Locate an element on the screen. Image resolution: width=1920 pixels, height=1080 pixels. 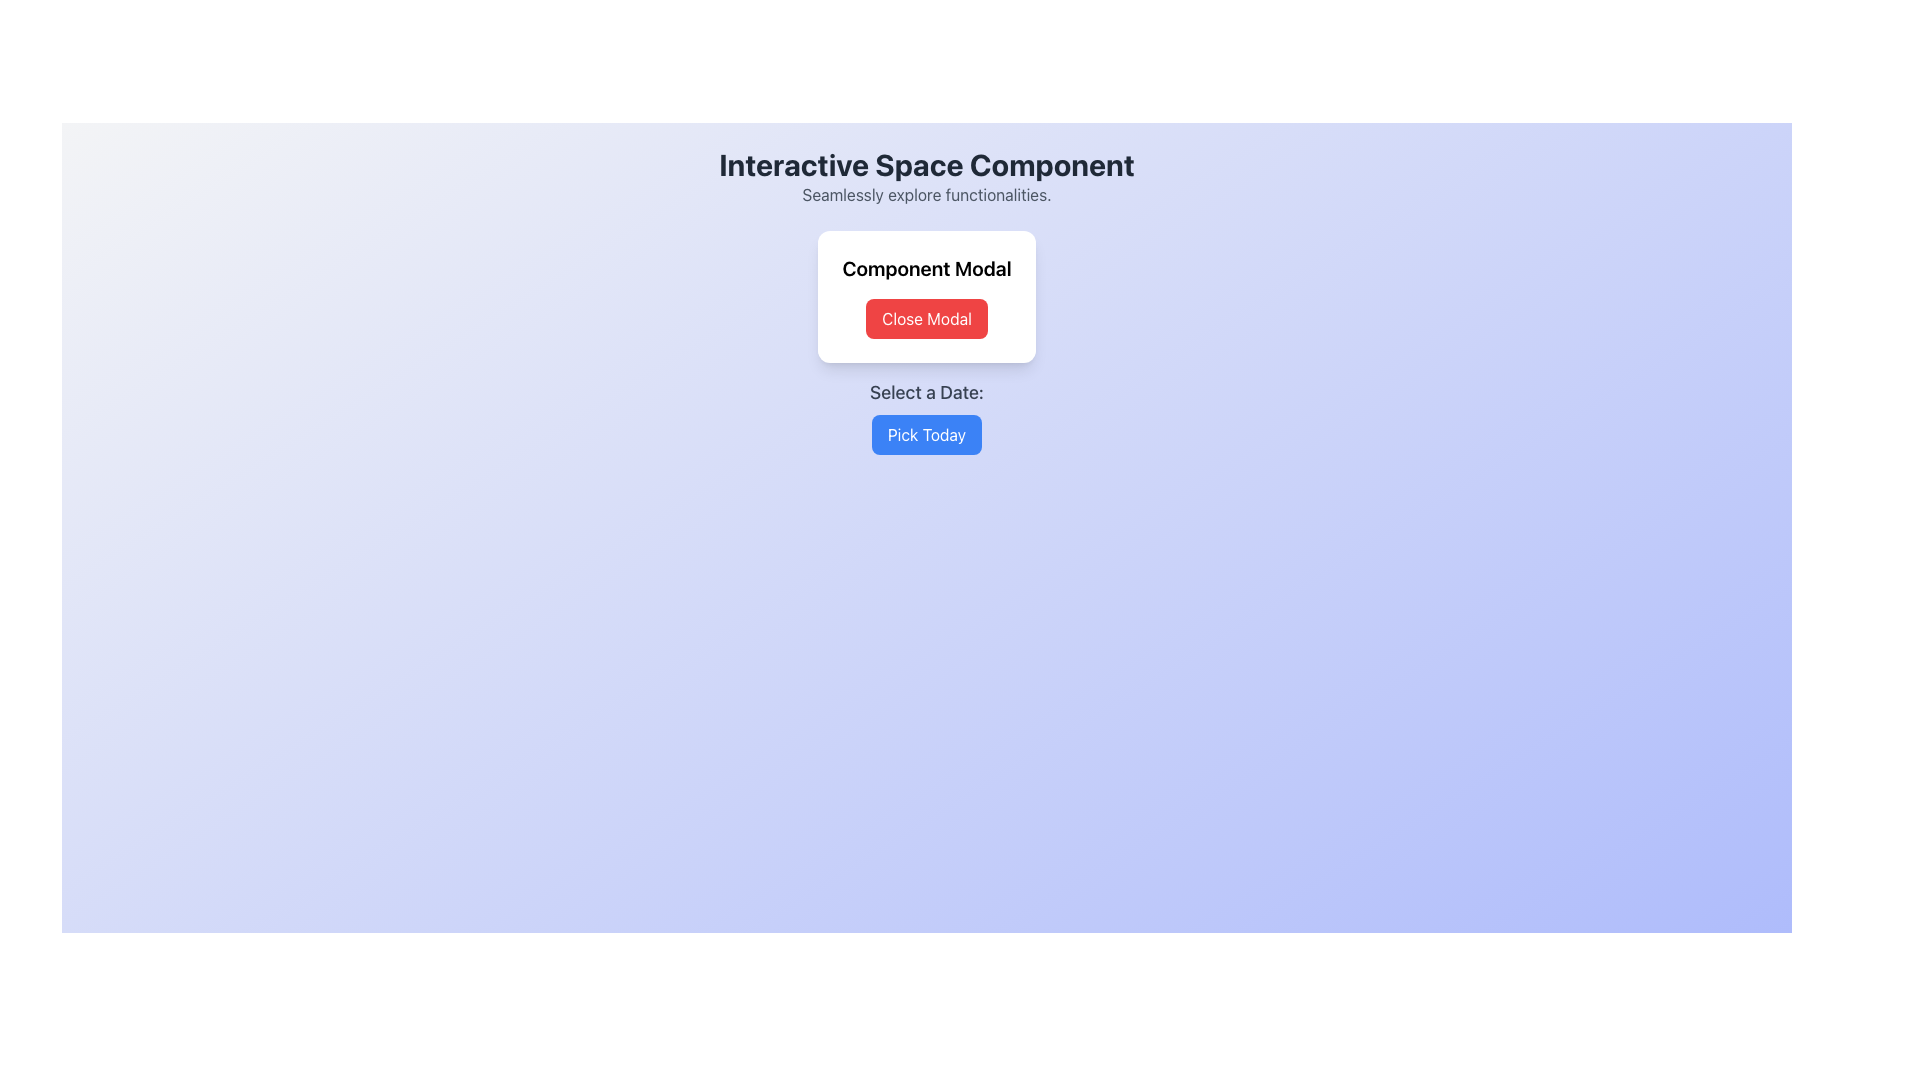
the red rectangular button labeled 'Close Modal' with rounded corners, located below the black text 'Component Modal' in the white modal is located at coordinates (925, 318).